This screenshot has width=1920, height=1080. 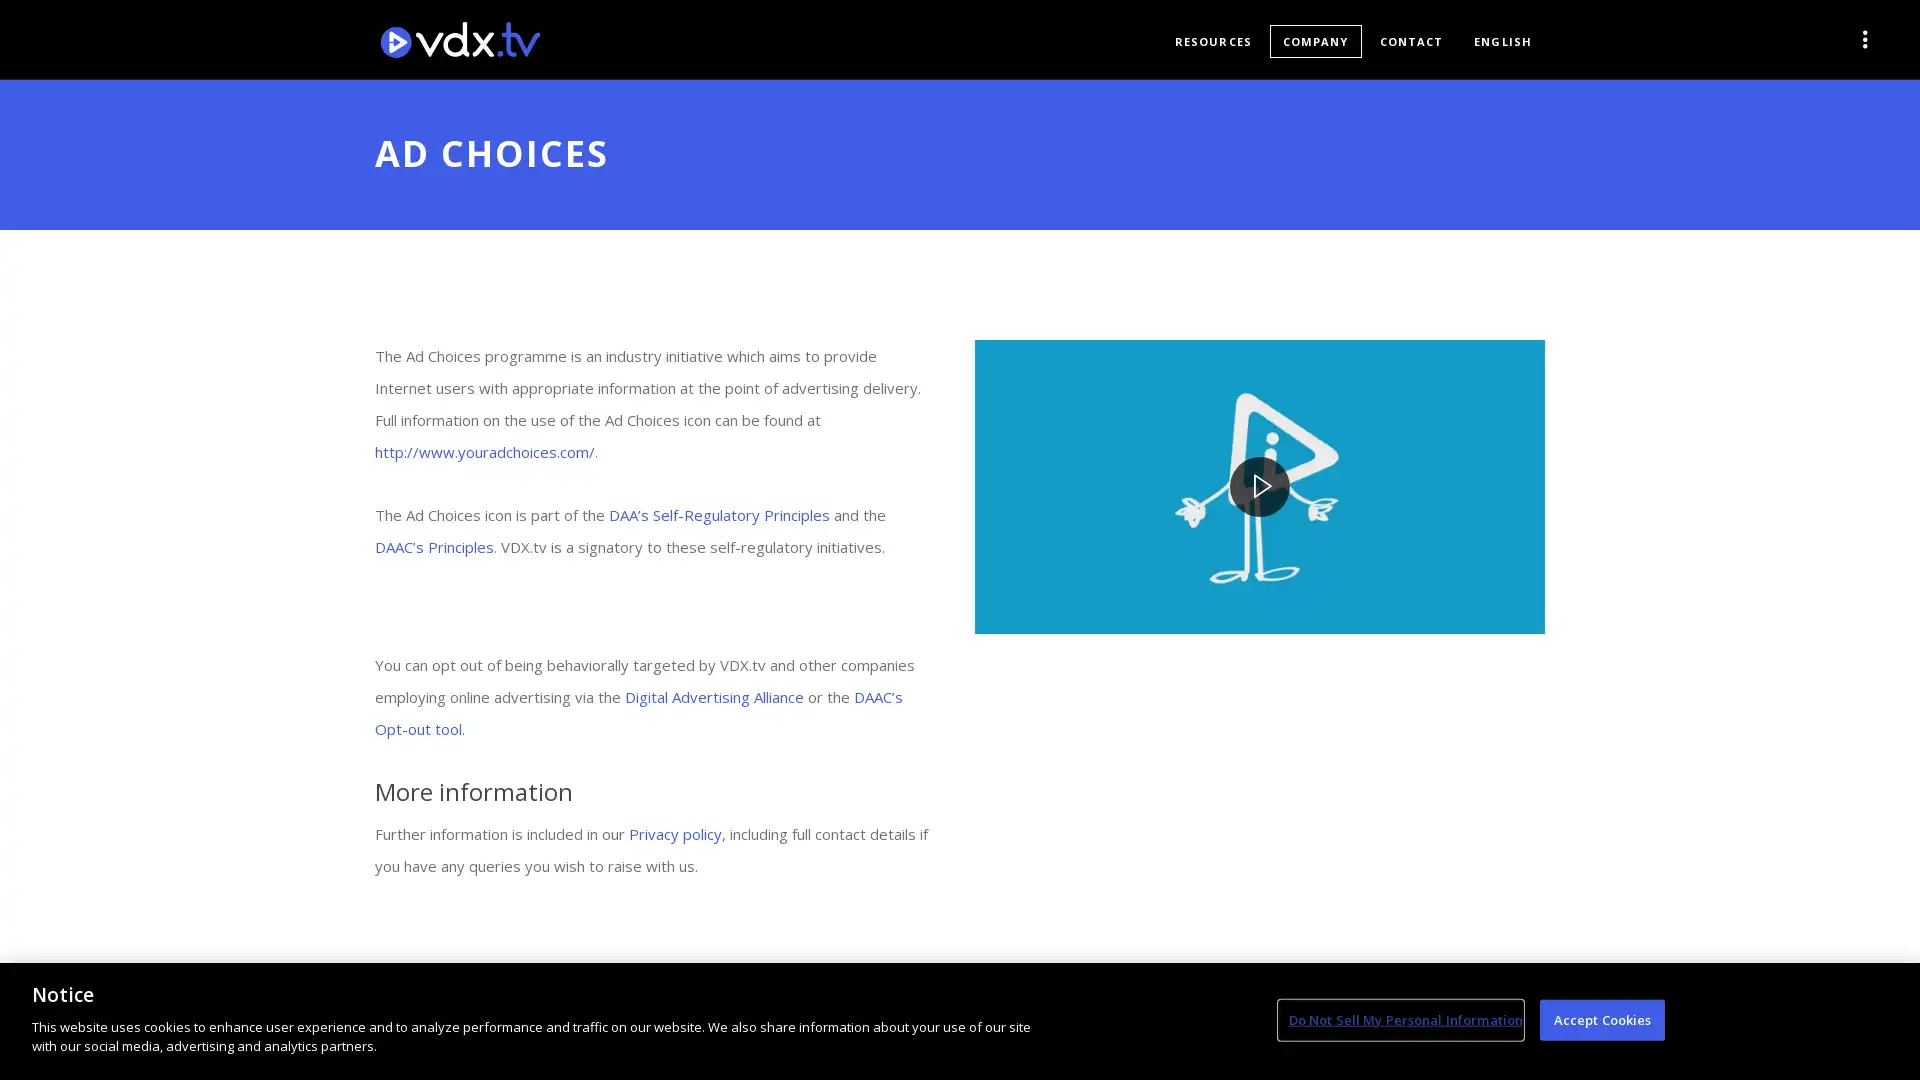 What do you see at coordinates (1602, 1019) in the screenshot?
I see `Accept Cookies` at bounding box center [1602, 1019].